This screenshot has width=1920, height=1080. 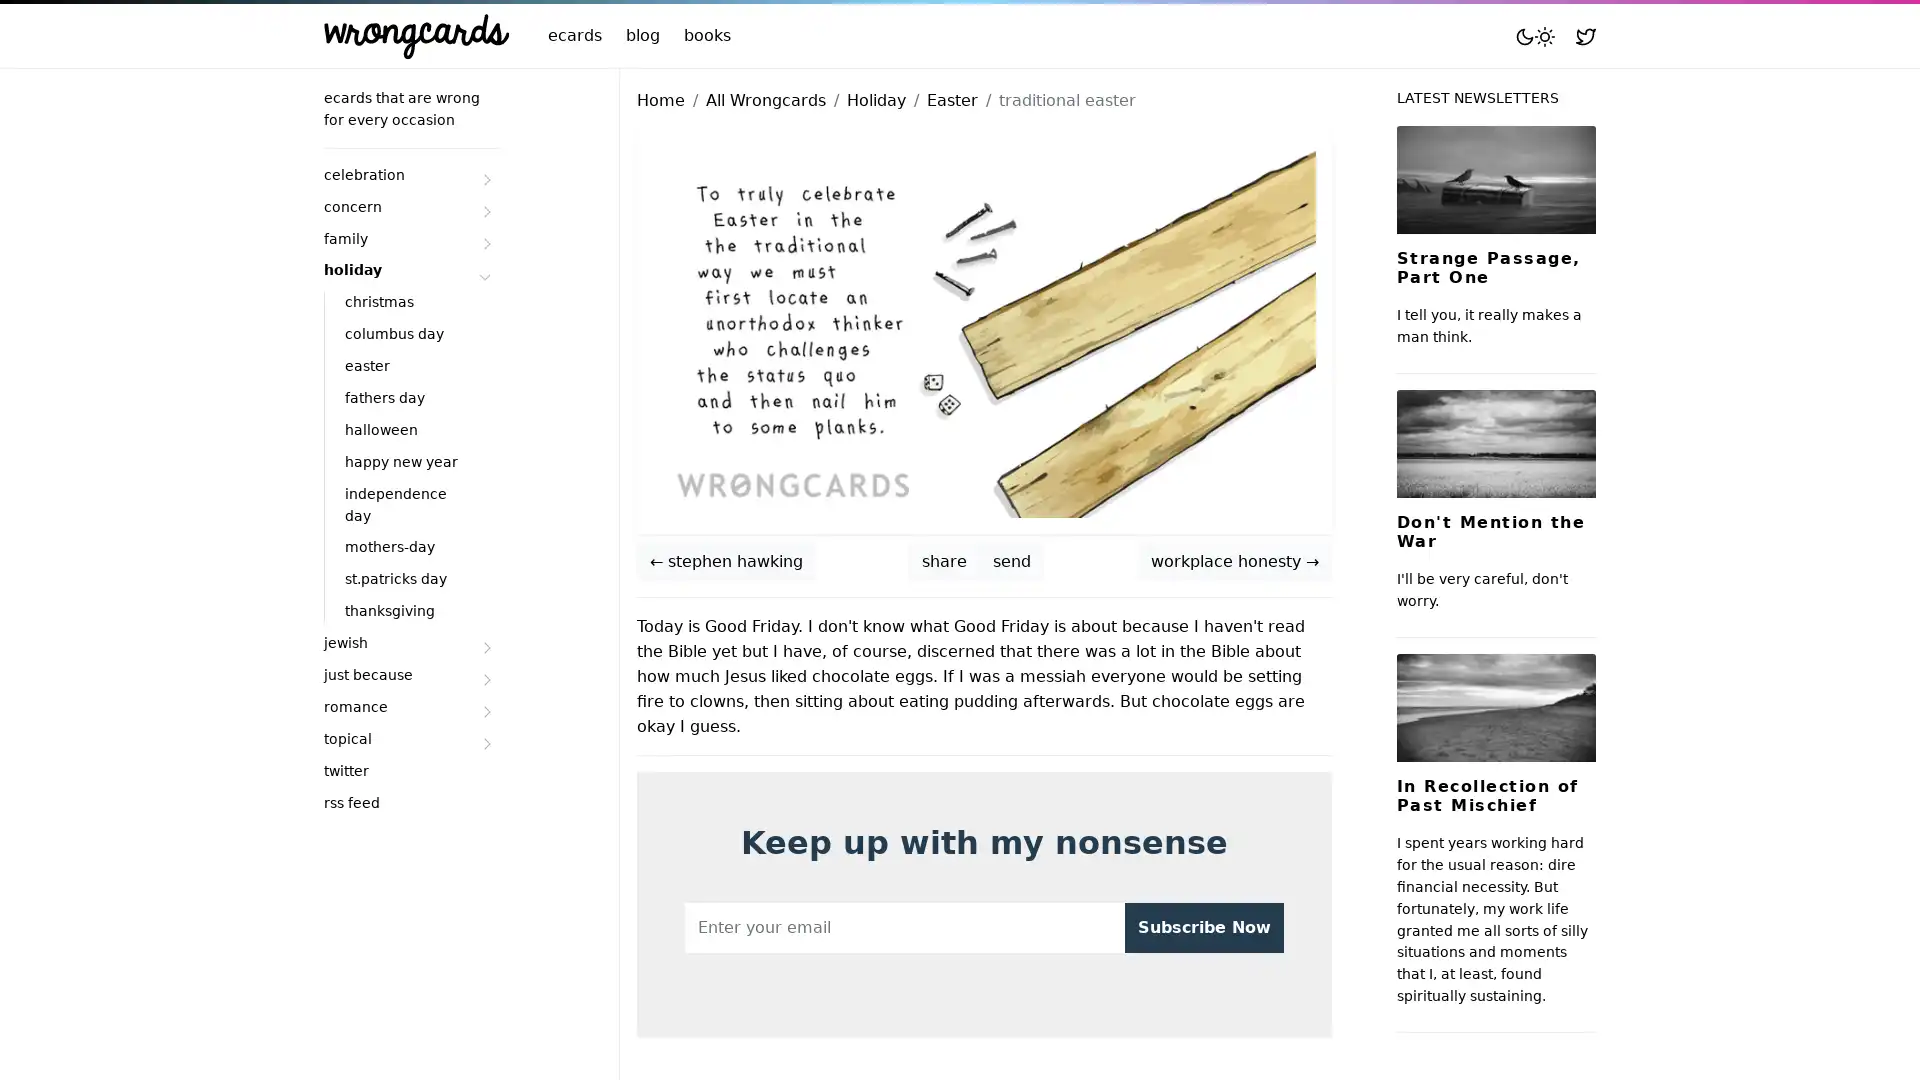 I want to click on Submenu, so click(x=484, y=743).